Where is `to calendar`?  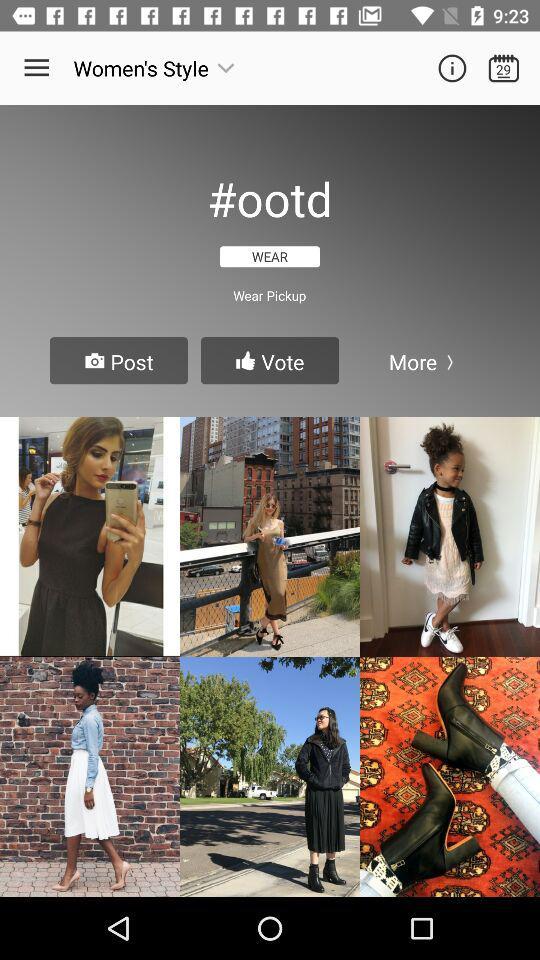
to calendar is located at coordinates (502, 68).